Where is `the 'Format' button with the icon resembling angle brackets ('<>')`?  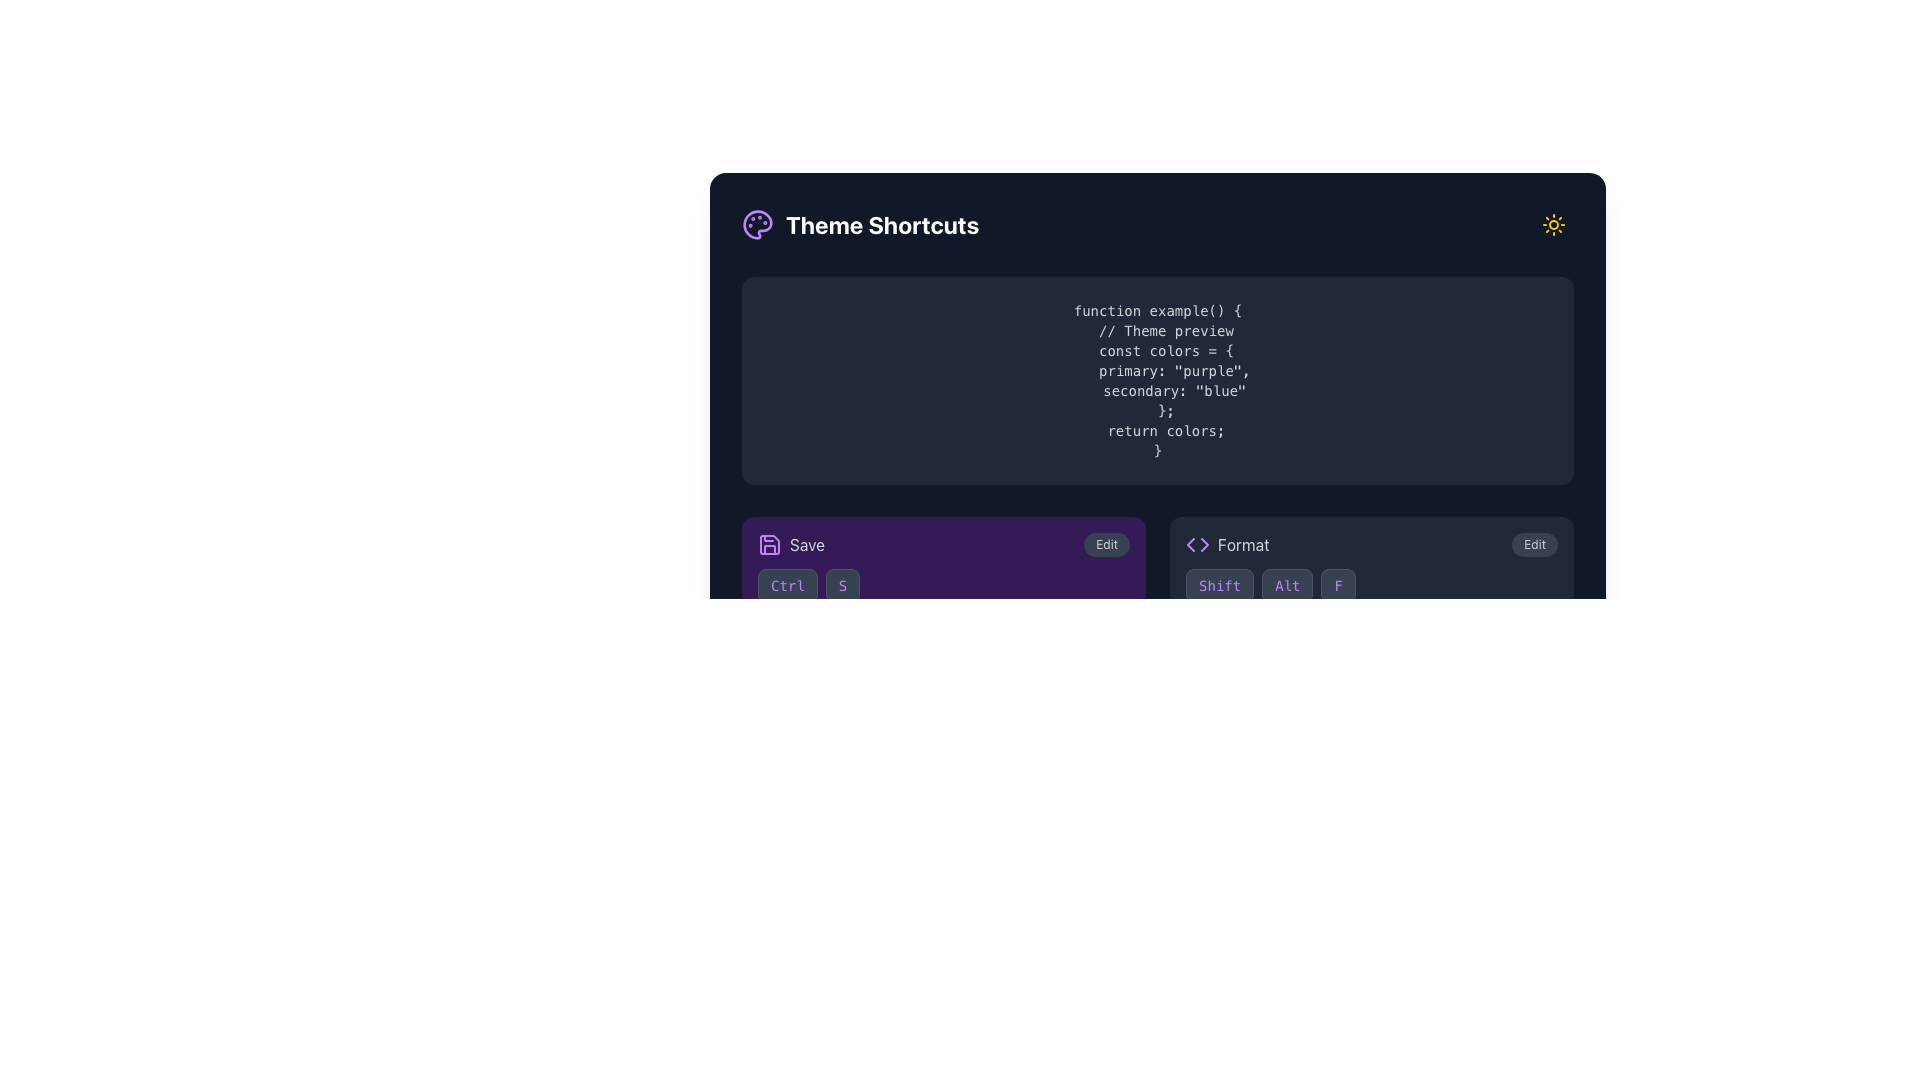
the 'Format' button with the icon resembling angle brackets ('<>') is located at coordinates (1226, 544).